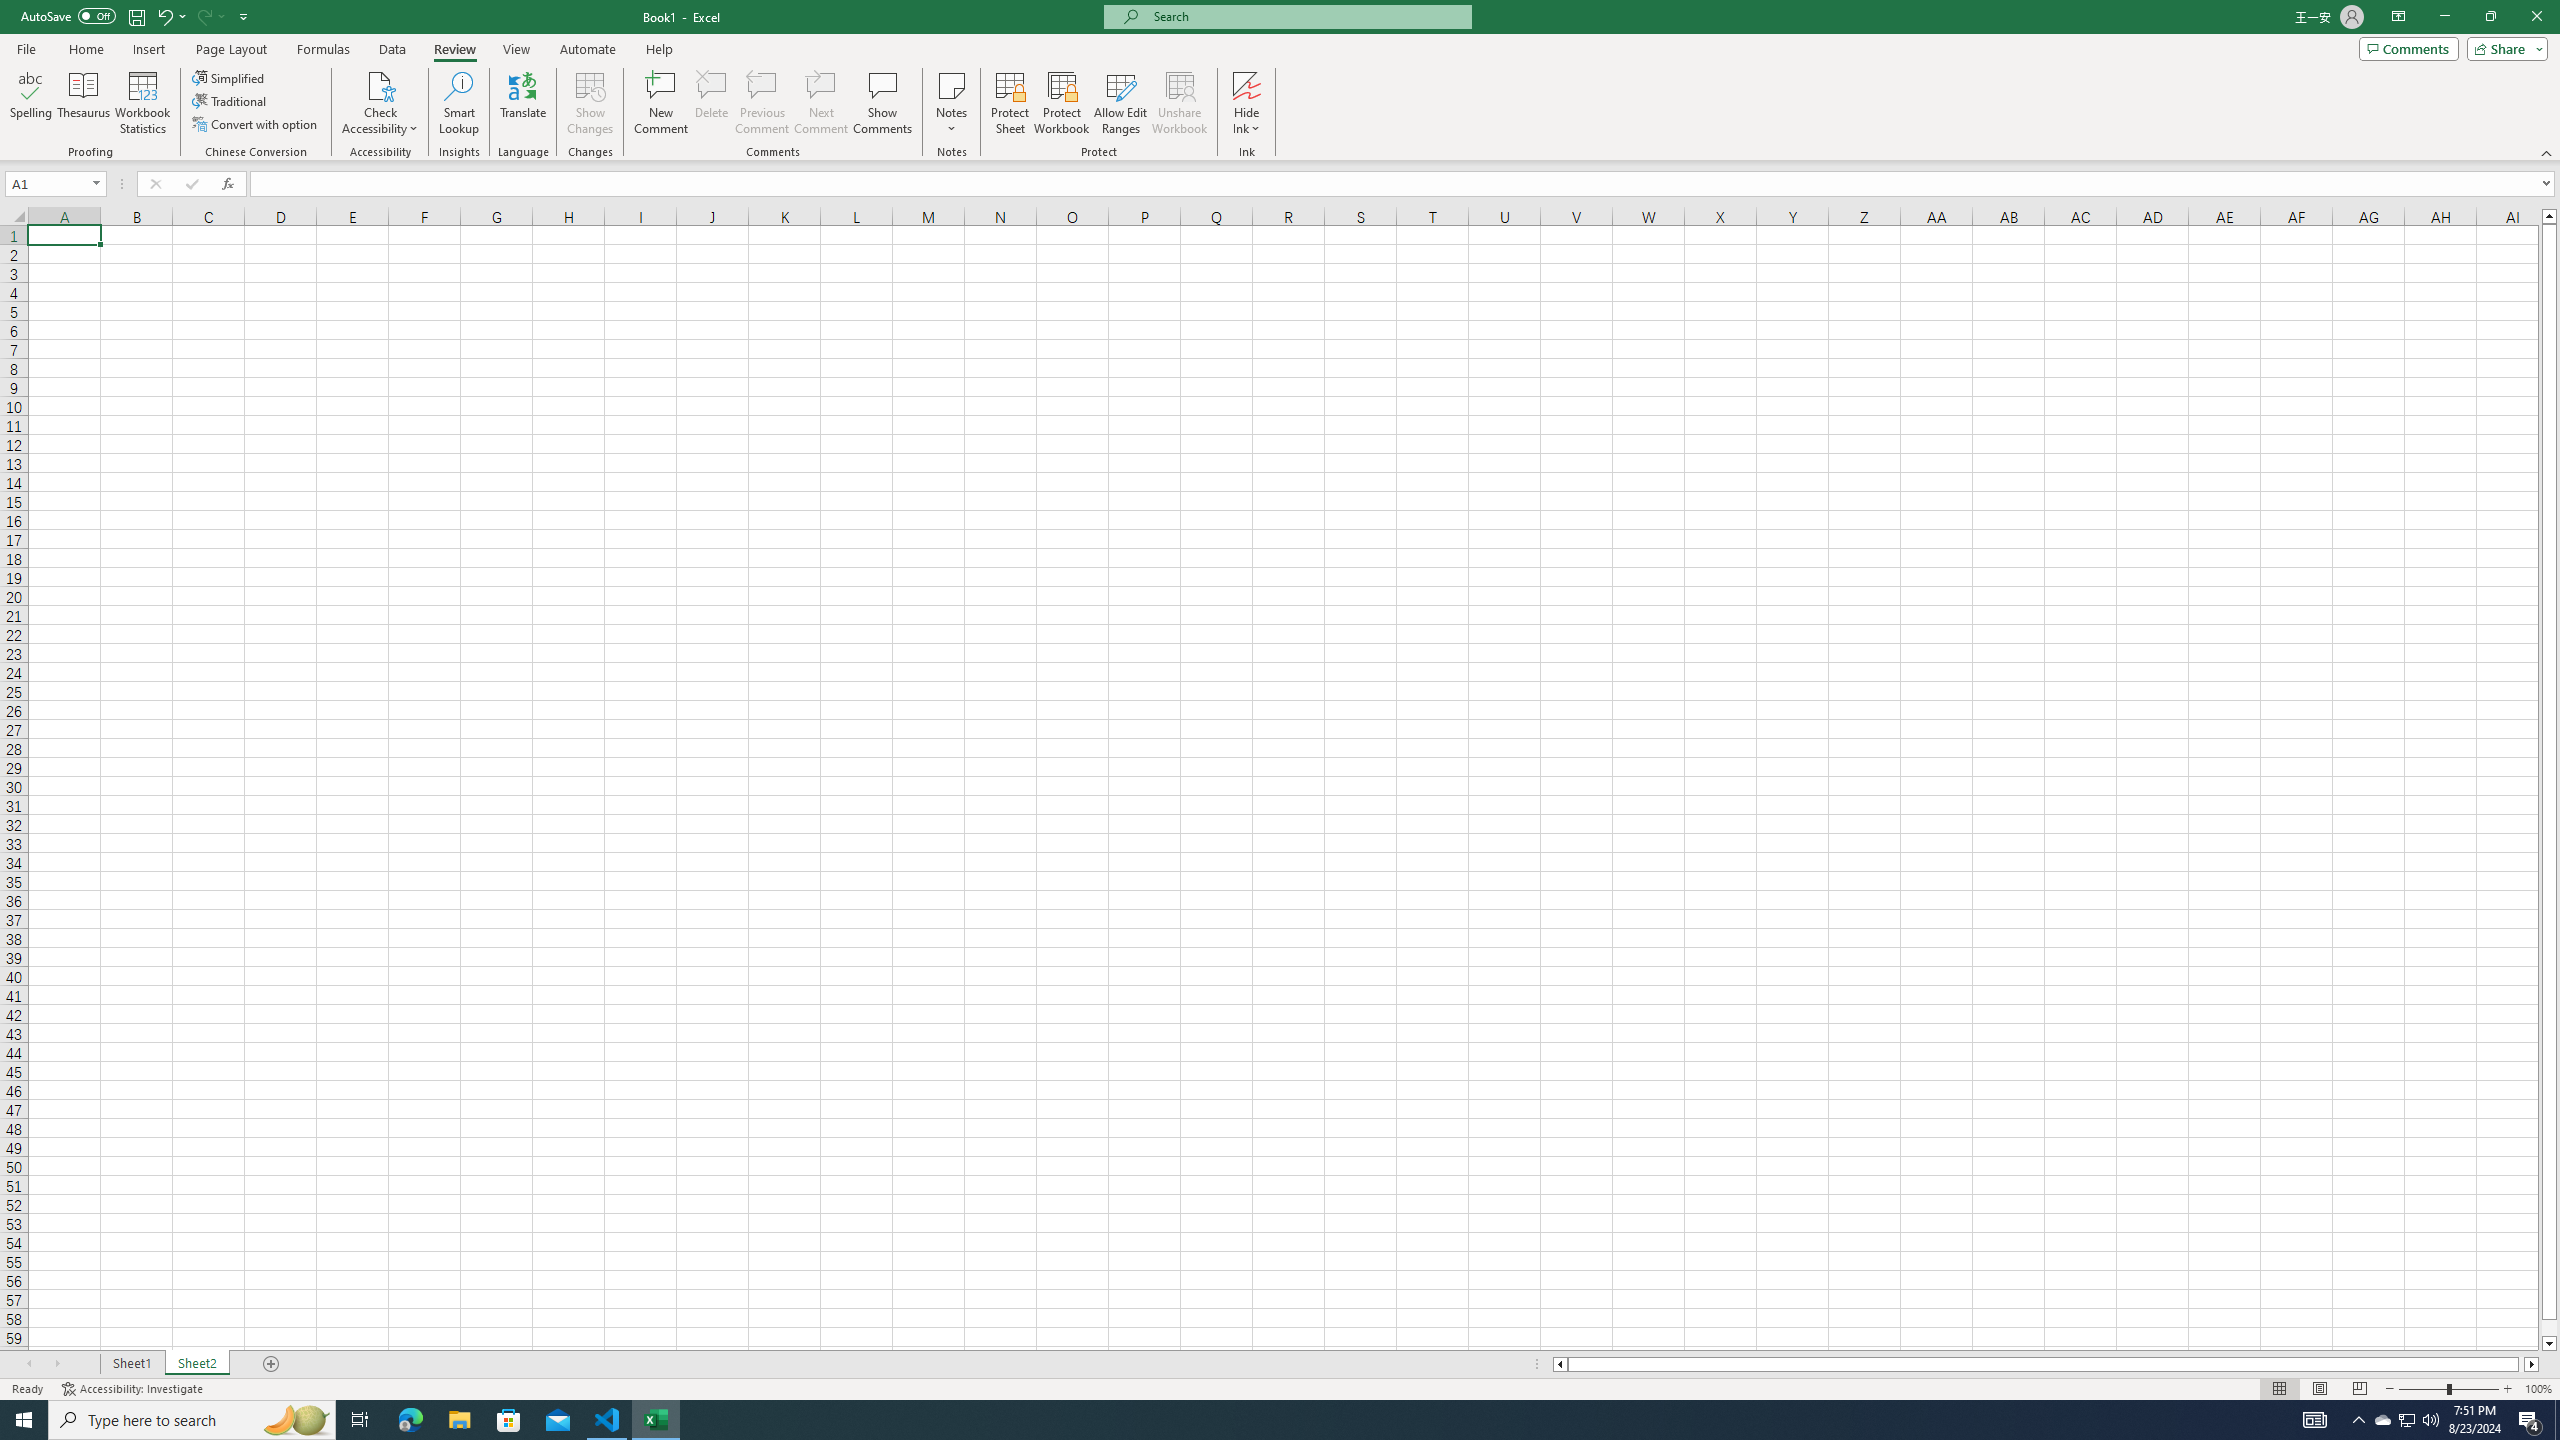  Describe the element at coordinates (458, 103) in the screenshot. I see `'Smart Lookup'` at that location.